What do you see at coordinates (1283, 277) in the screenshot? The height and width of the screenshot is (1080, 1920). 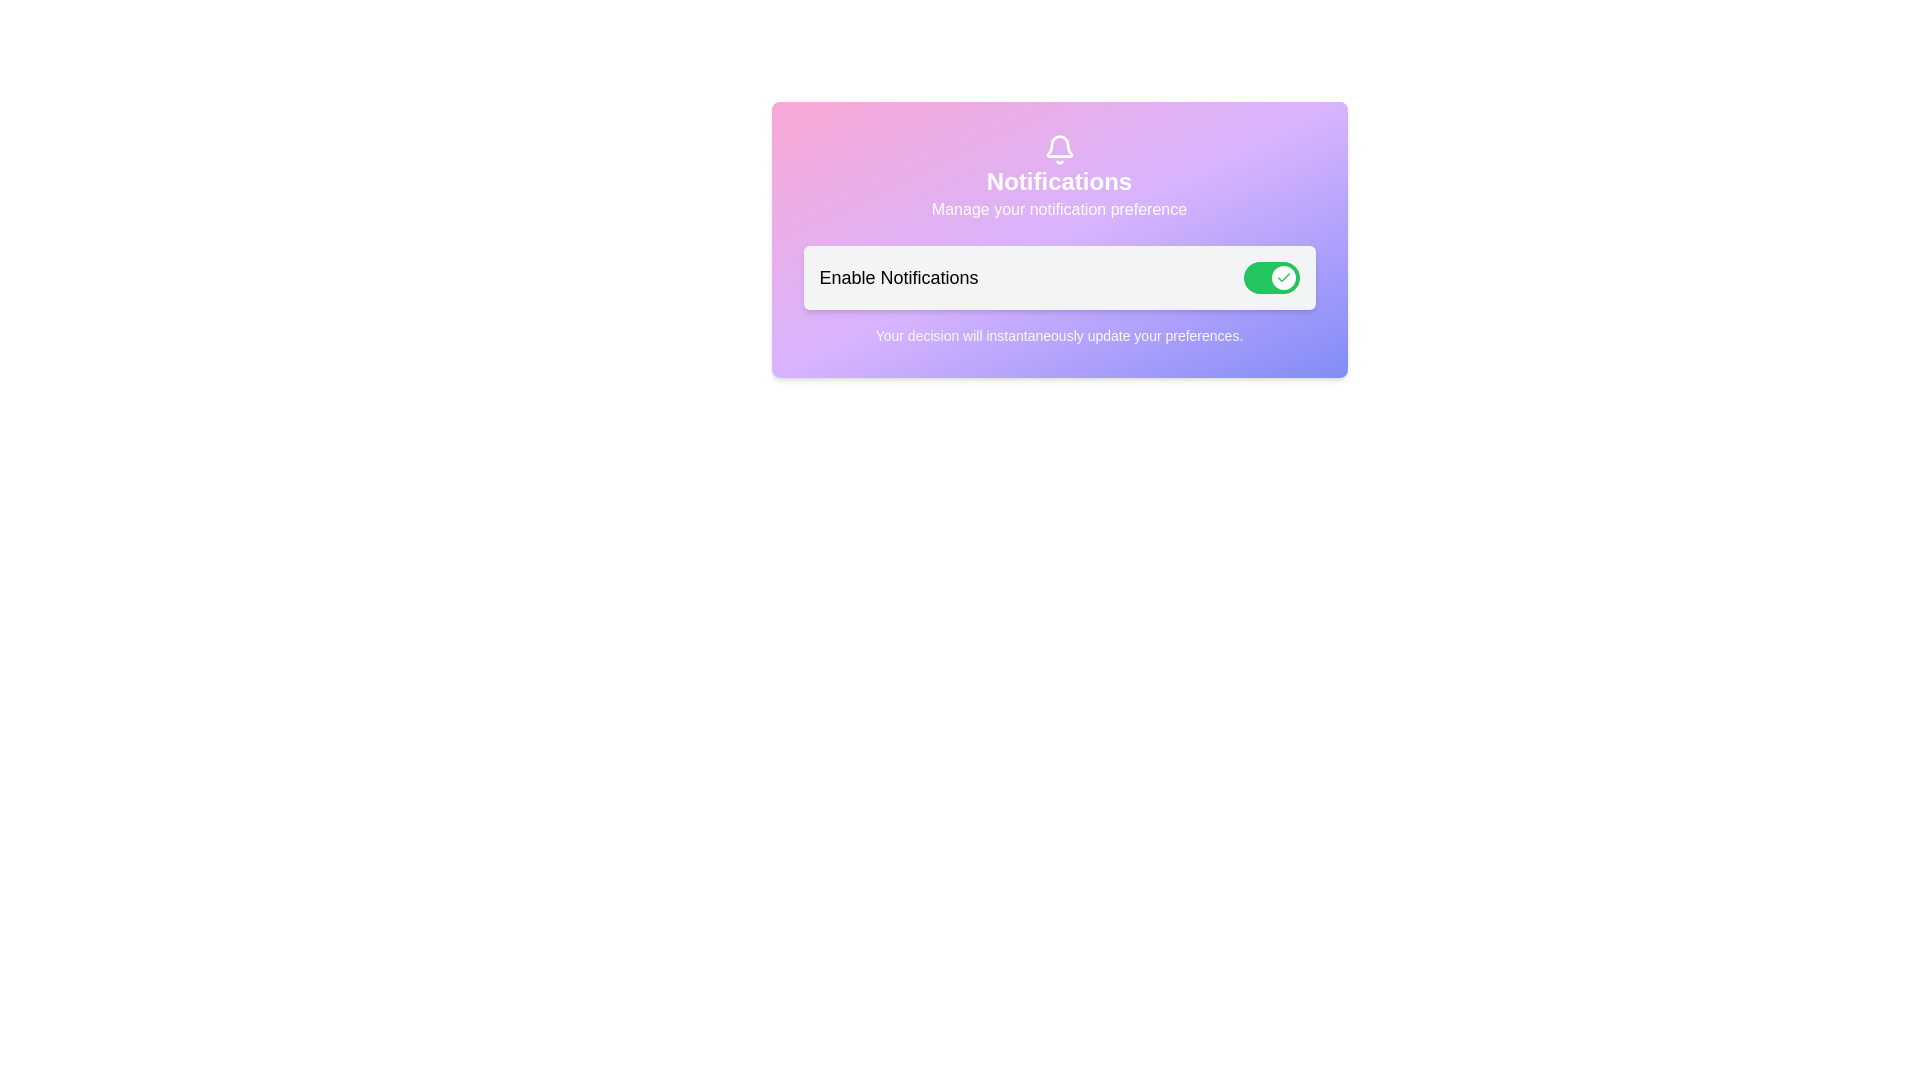 I see `the active toggle switch icon indicating that notifications are enabled, located in the middle right of the notification preferences card` at bounding box center [1283, 277].